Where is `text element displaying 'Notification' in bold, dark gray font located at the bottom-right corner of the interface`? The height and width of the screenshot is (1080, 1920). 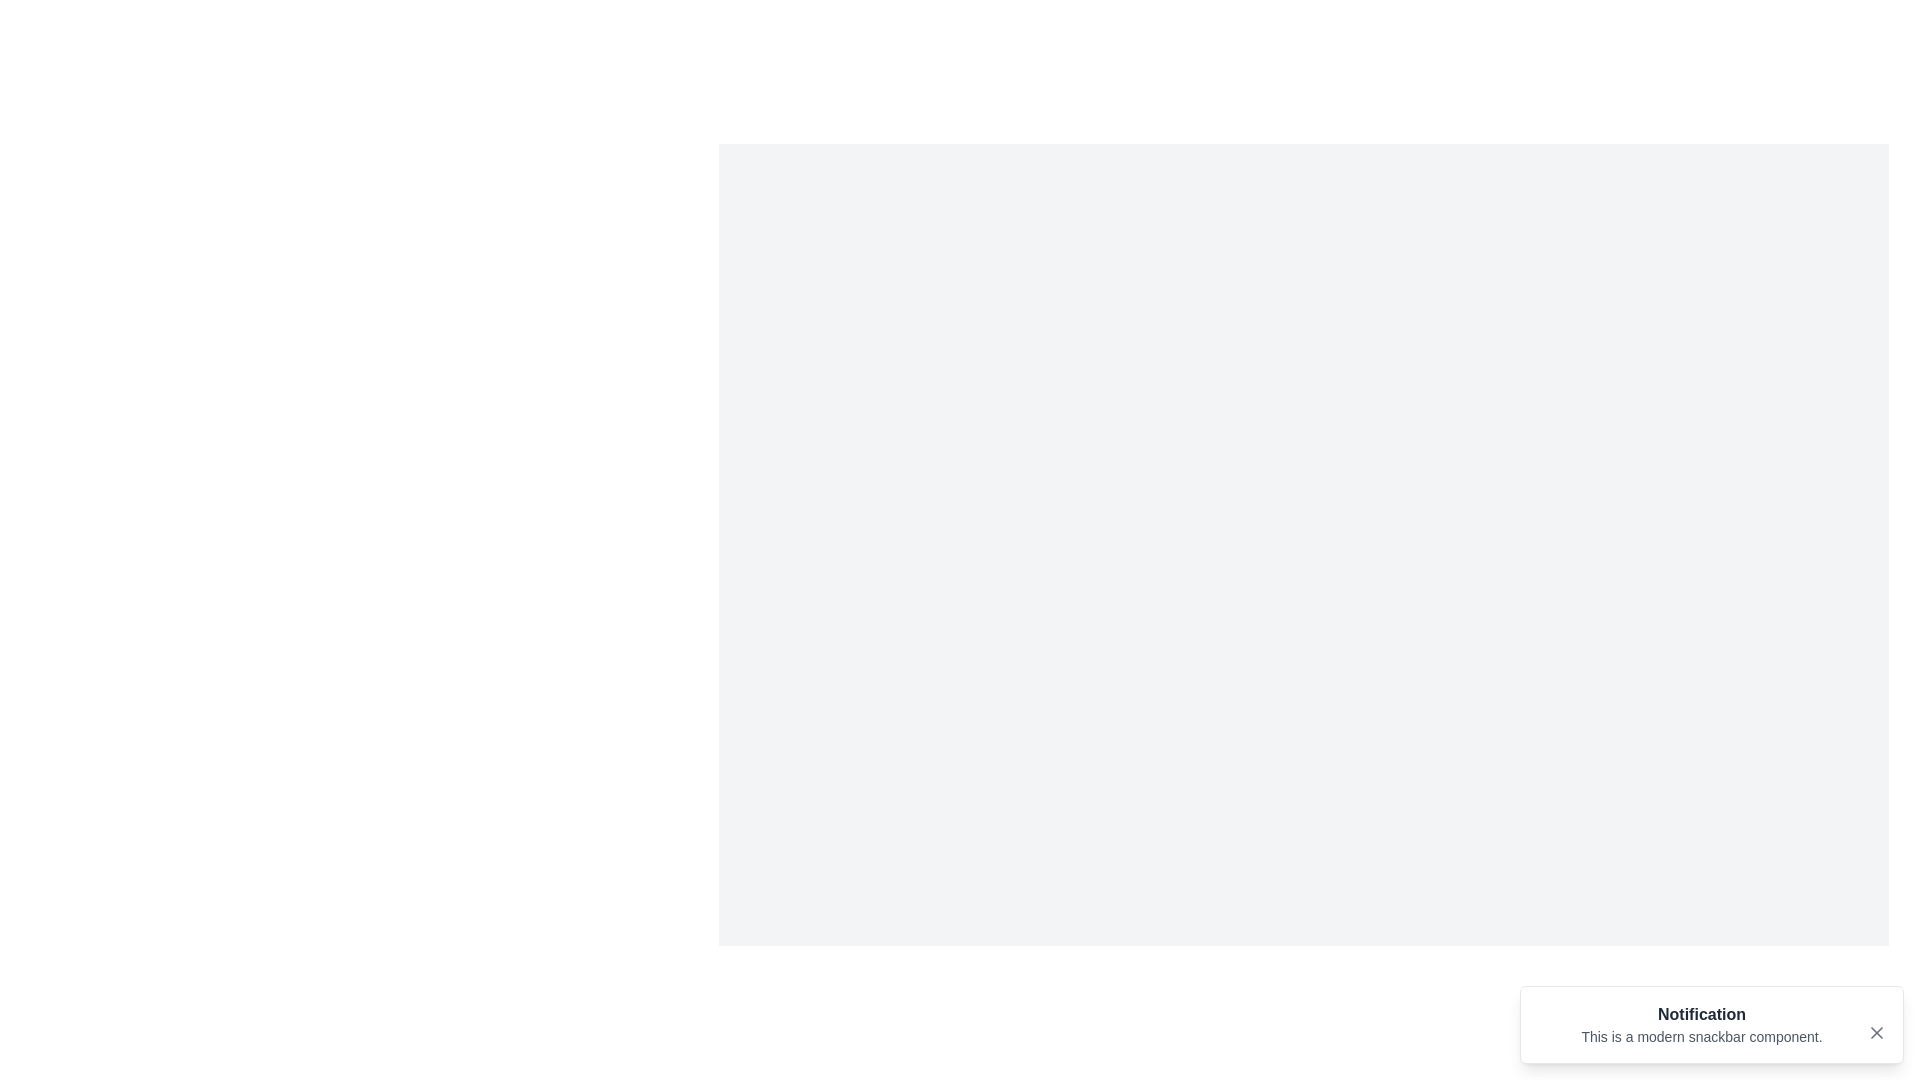 text element displaying 'Notification' in bold, dark gray font located at the bottom-right corner of the interface is located at coordinates (1701, 1014).